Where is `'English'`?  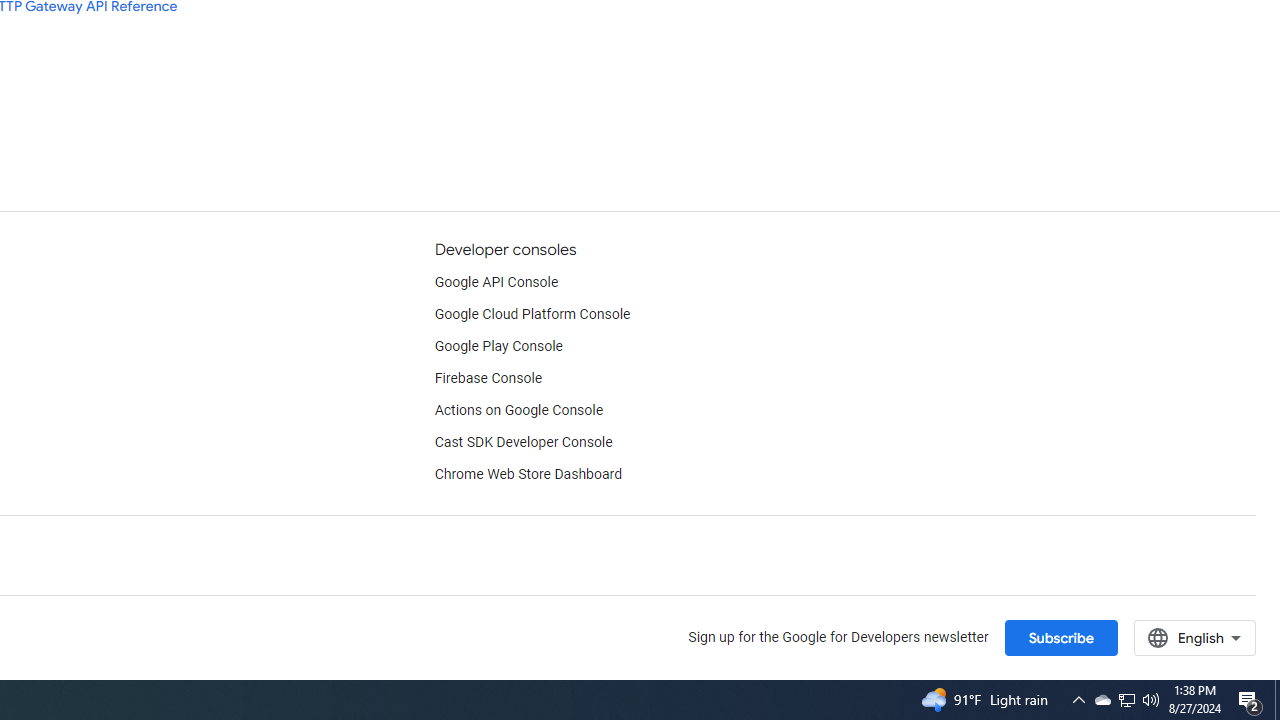
'English' is located at coordinates (1194, 637).